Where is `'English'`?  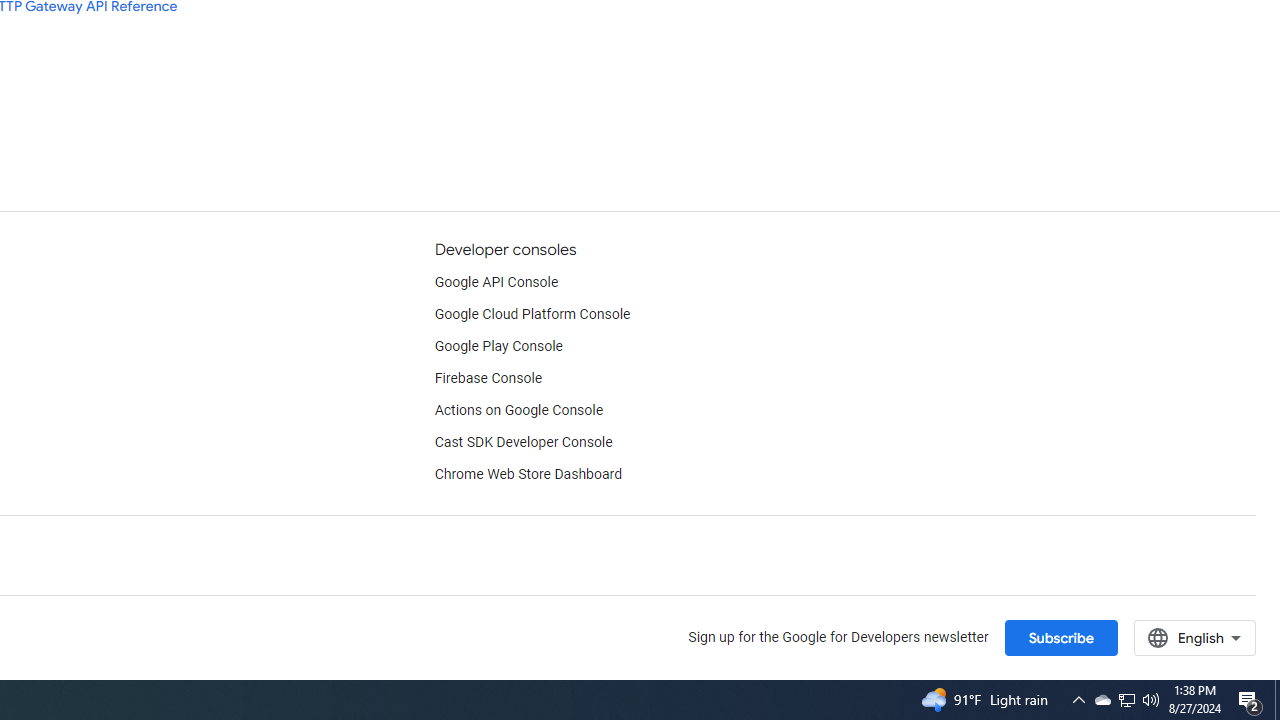
'English' is located at coordinates (1194, 637).